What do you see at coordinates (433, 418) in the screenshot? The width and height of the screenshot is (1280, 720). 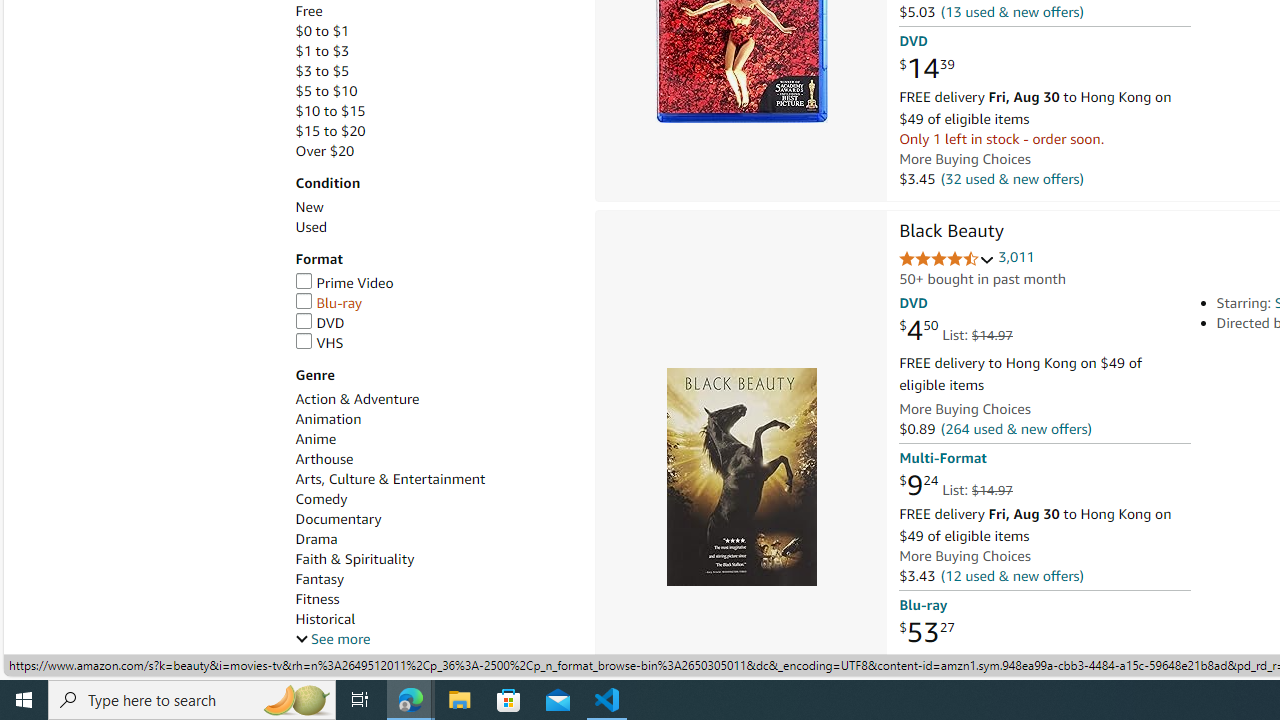 I see `'Animation'` at bounding box center [433, 418].